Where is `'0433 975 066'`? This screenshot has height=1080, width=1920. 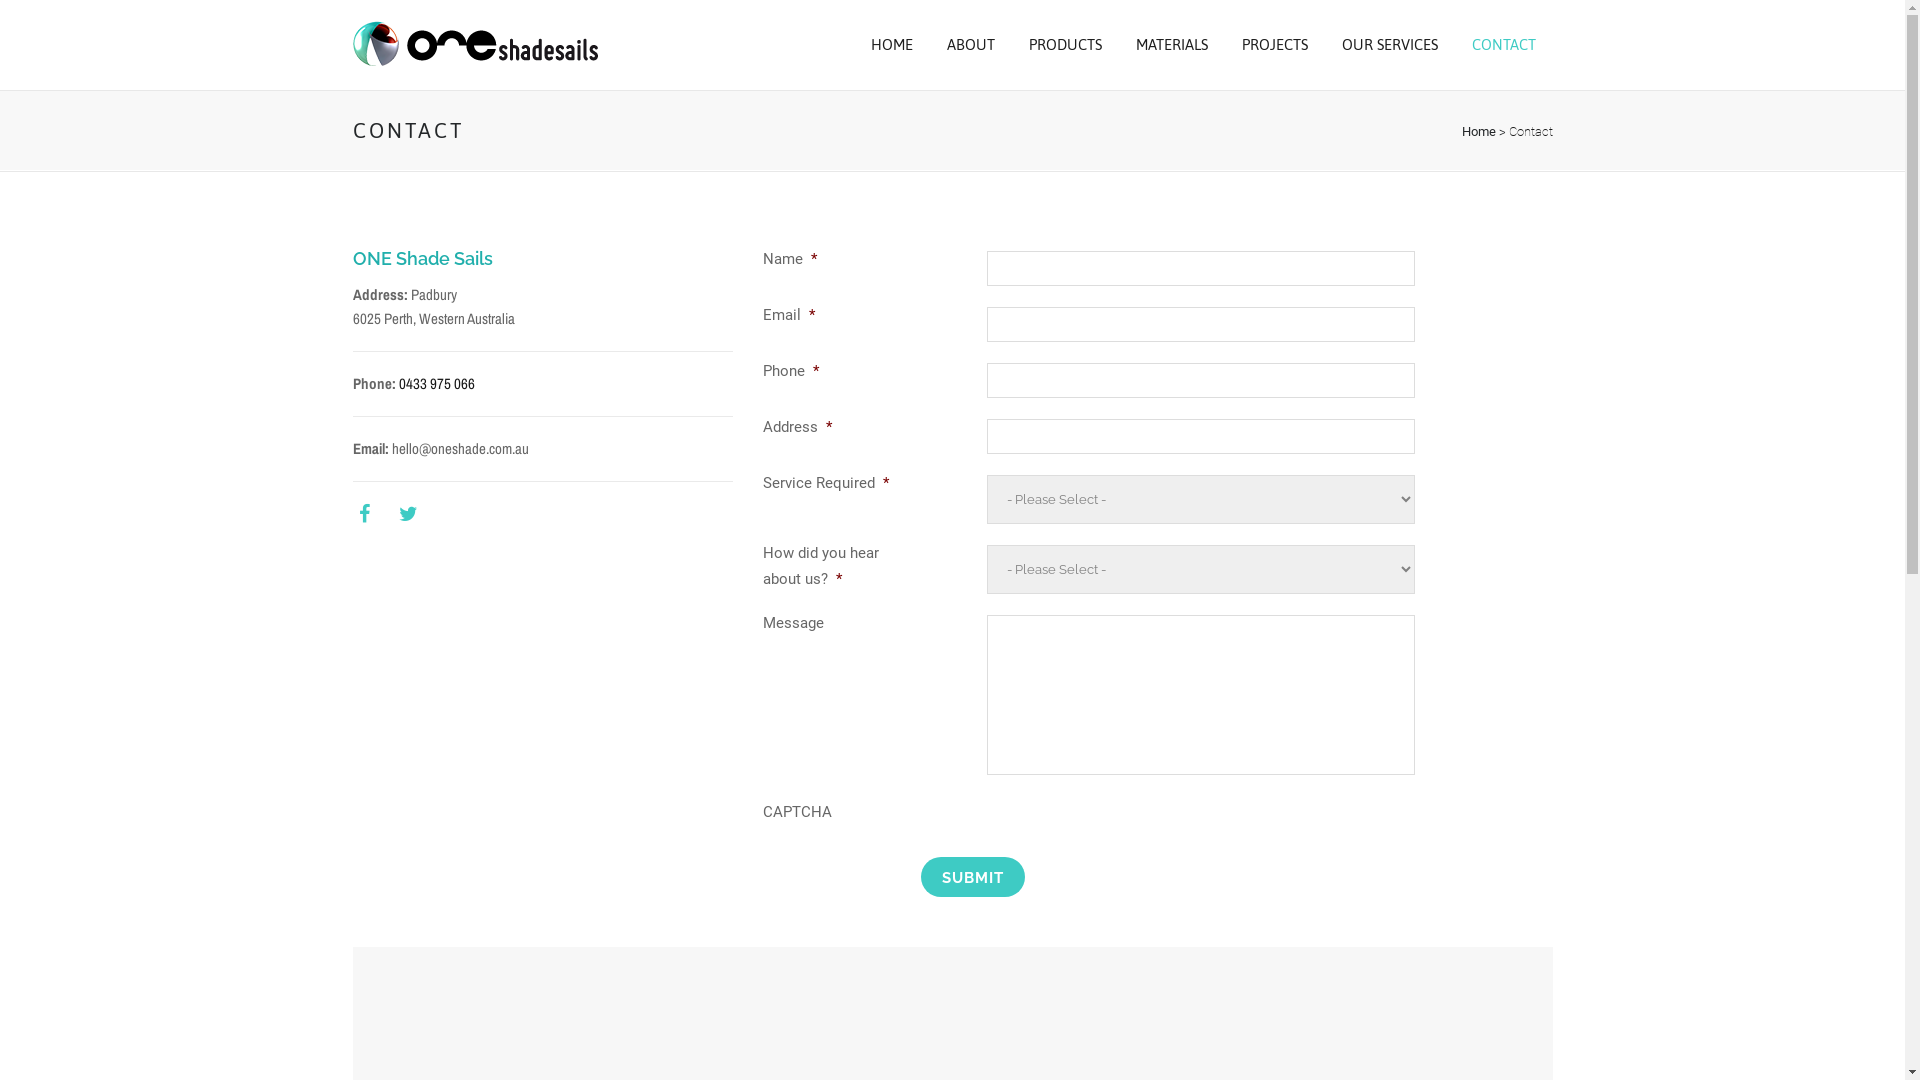 '0433 975 066' is located at coordinates (435, 383).